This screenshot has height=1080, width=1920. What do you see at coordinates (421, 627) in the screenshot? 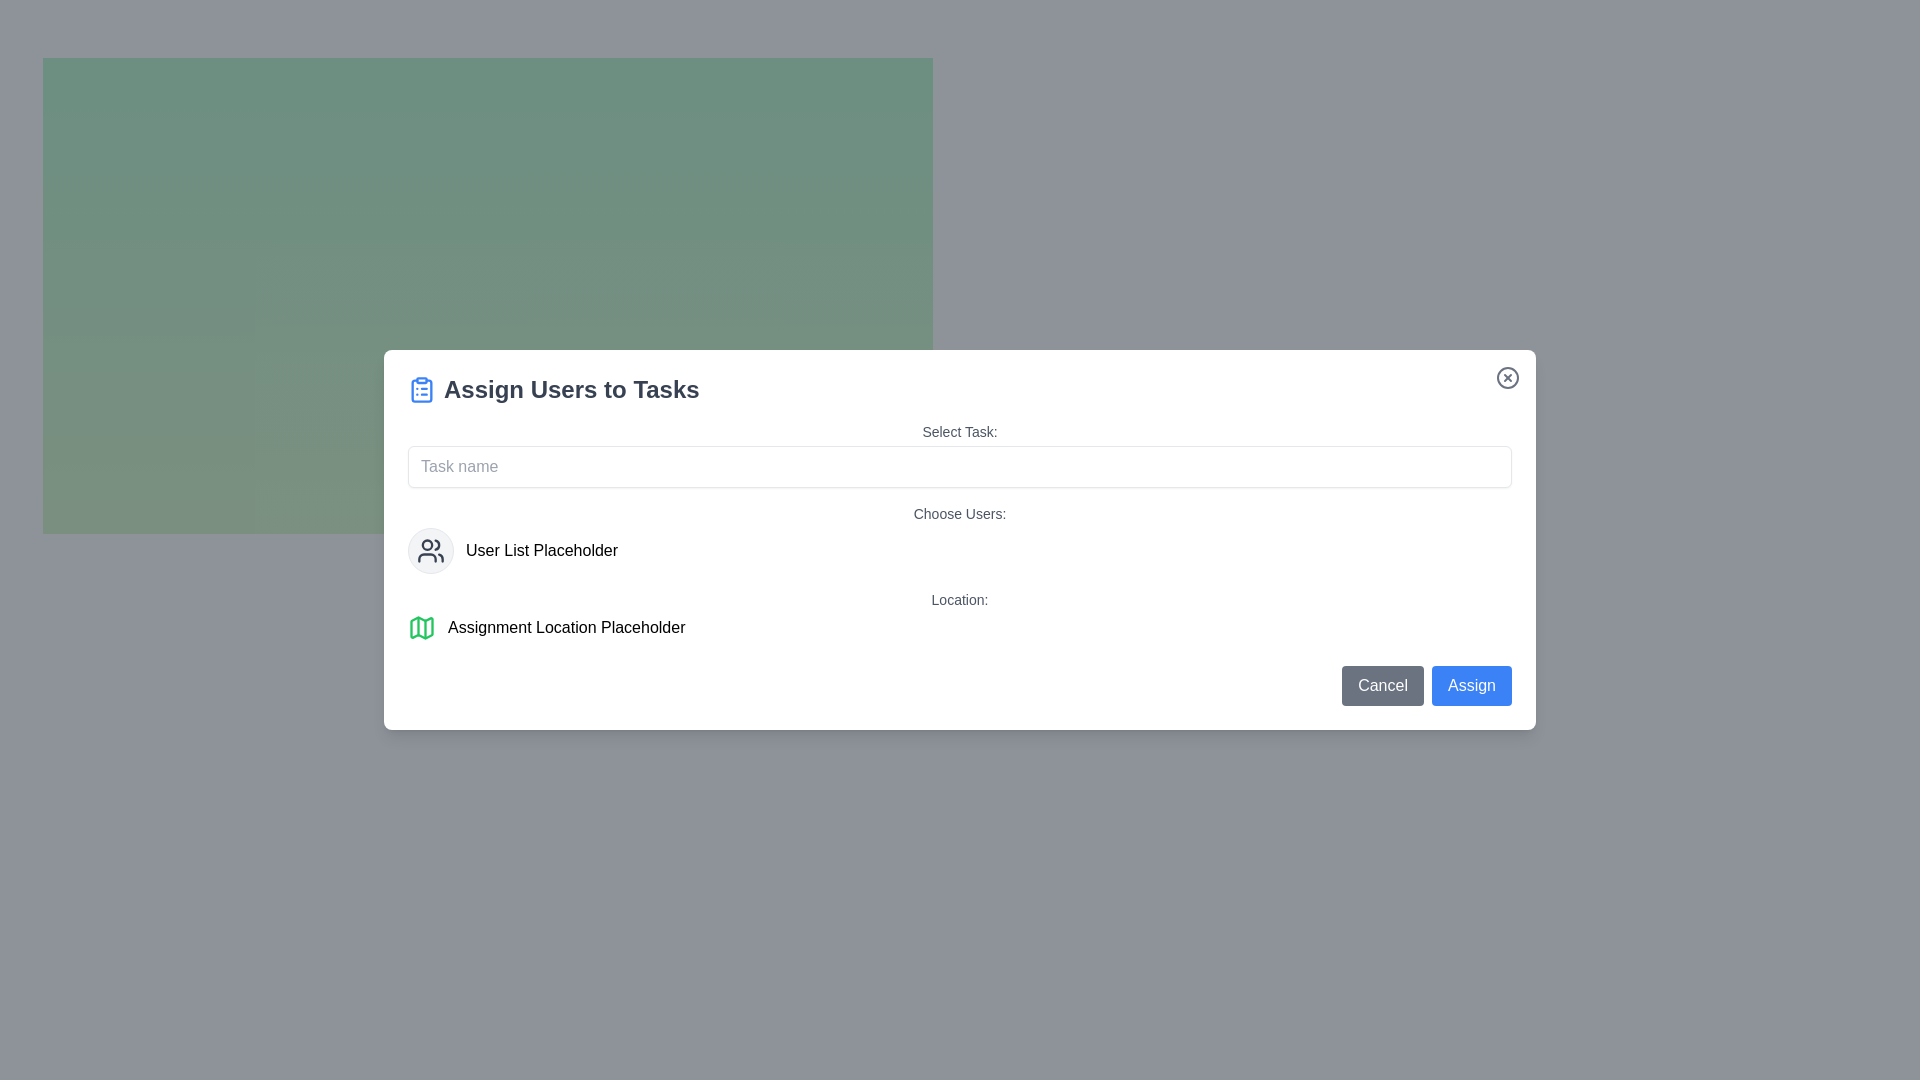
I see `the green map icon styled as an SVG graphic in the 'Assign Users to Tasks' dialog, which is paired with the label 'Assignment Location Placeholder.'` at bounding box center [421, 627].